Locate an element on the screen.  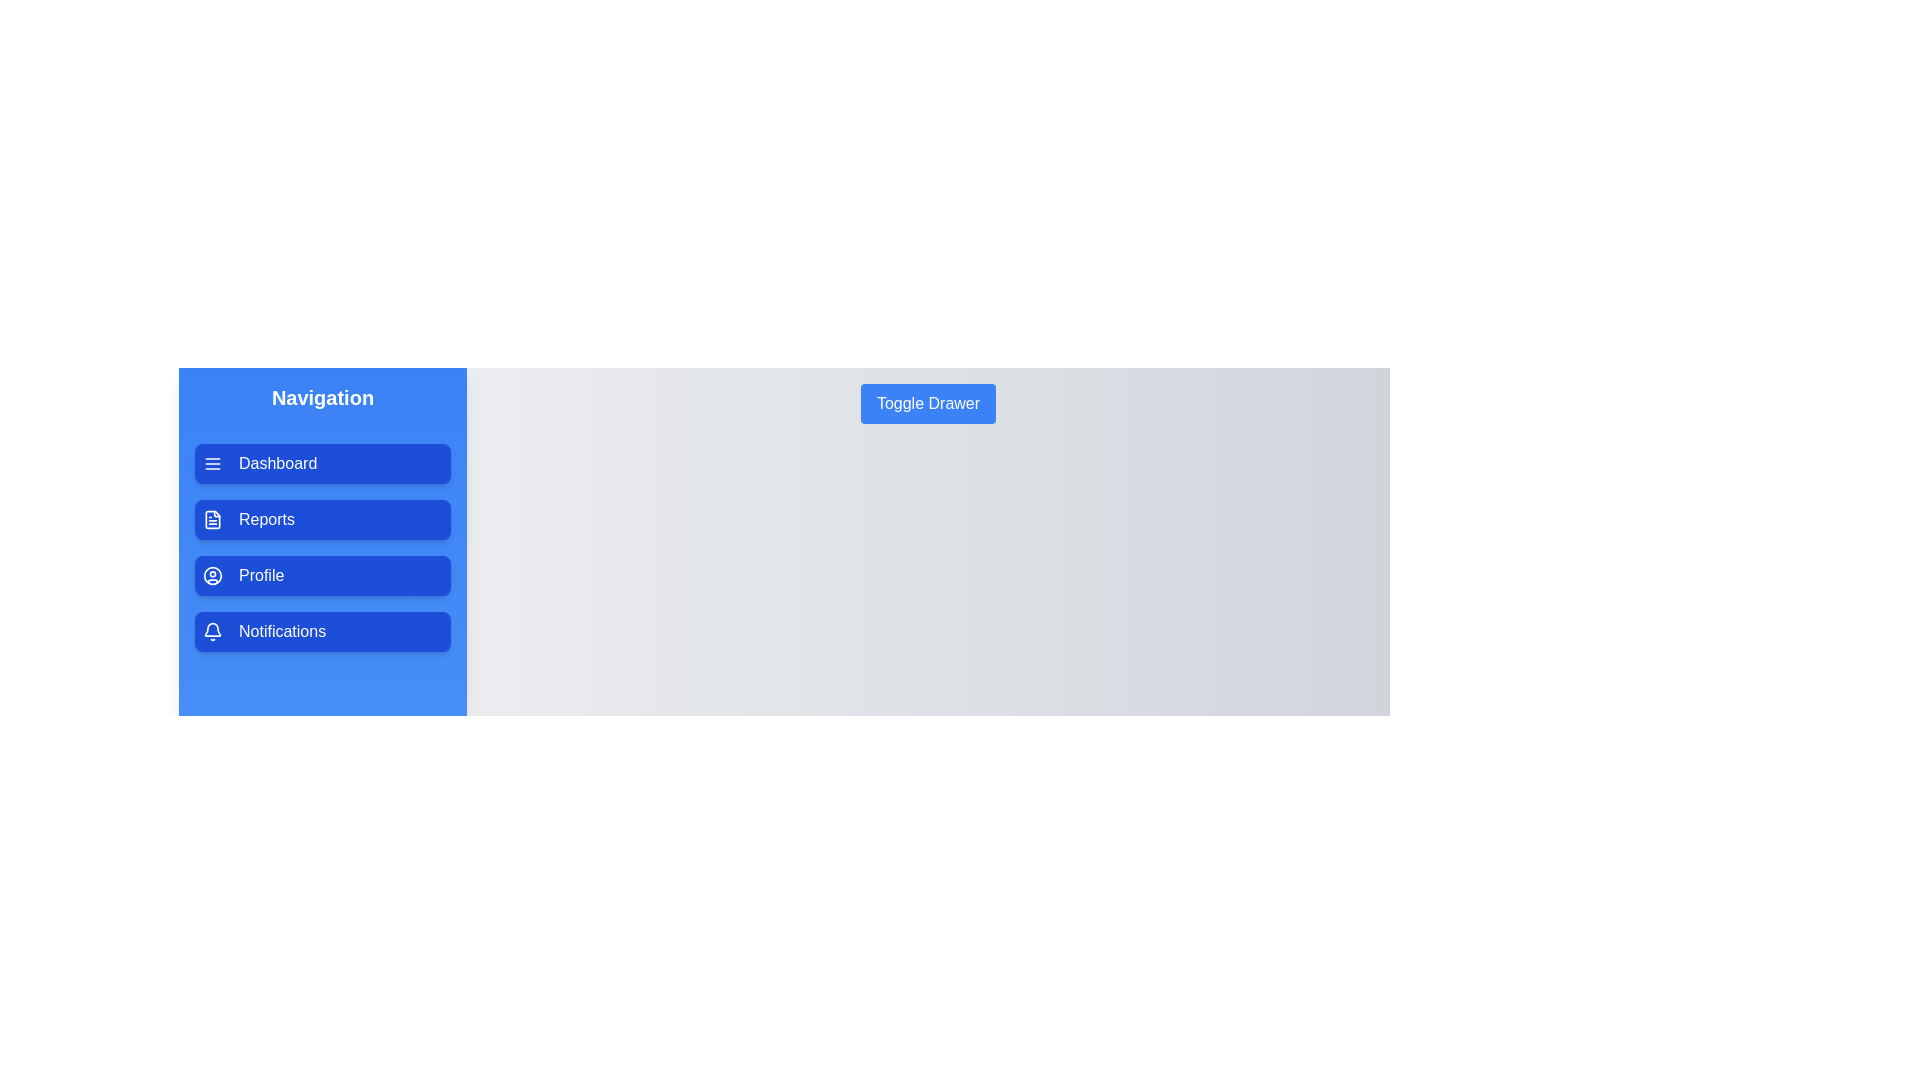
the menu item Dashboard to observe its hover effect is located at coordinates (322, 463).